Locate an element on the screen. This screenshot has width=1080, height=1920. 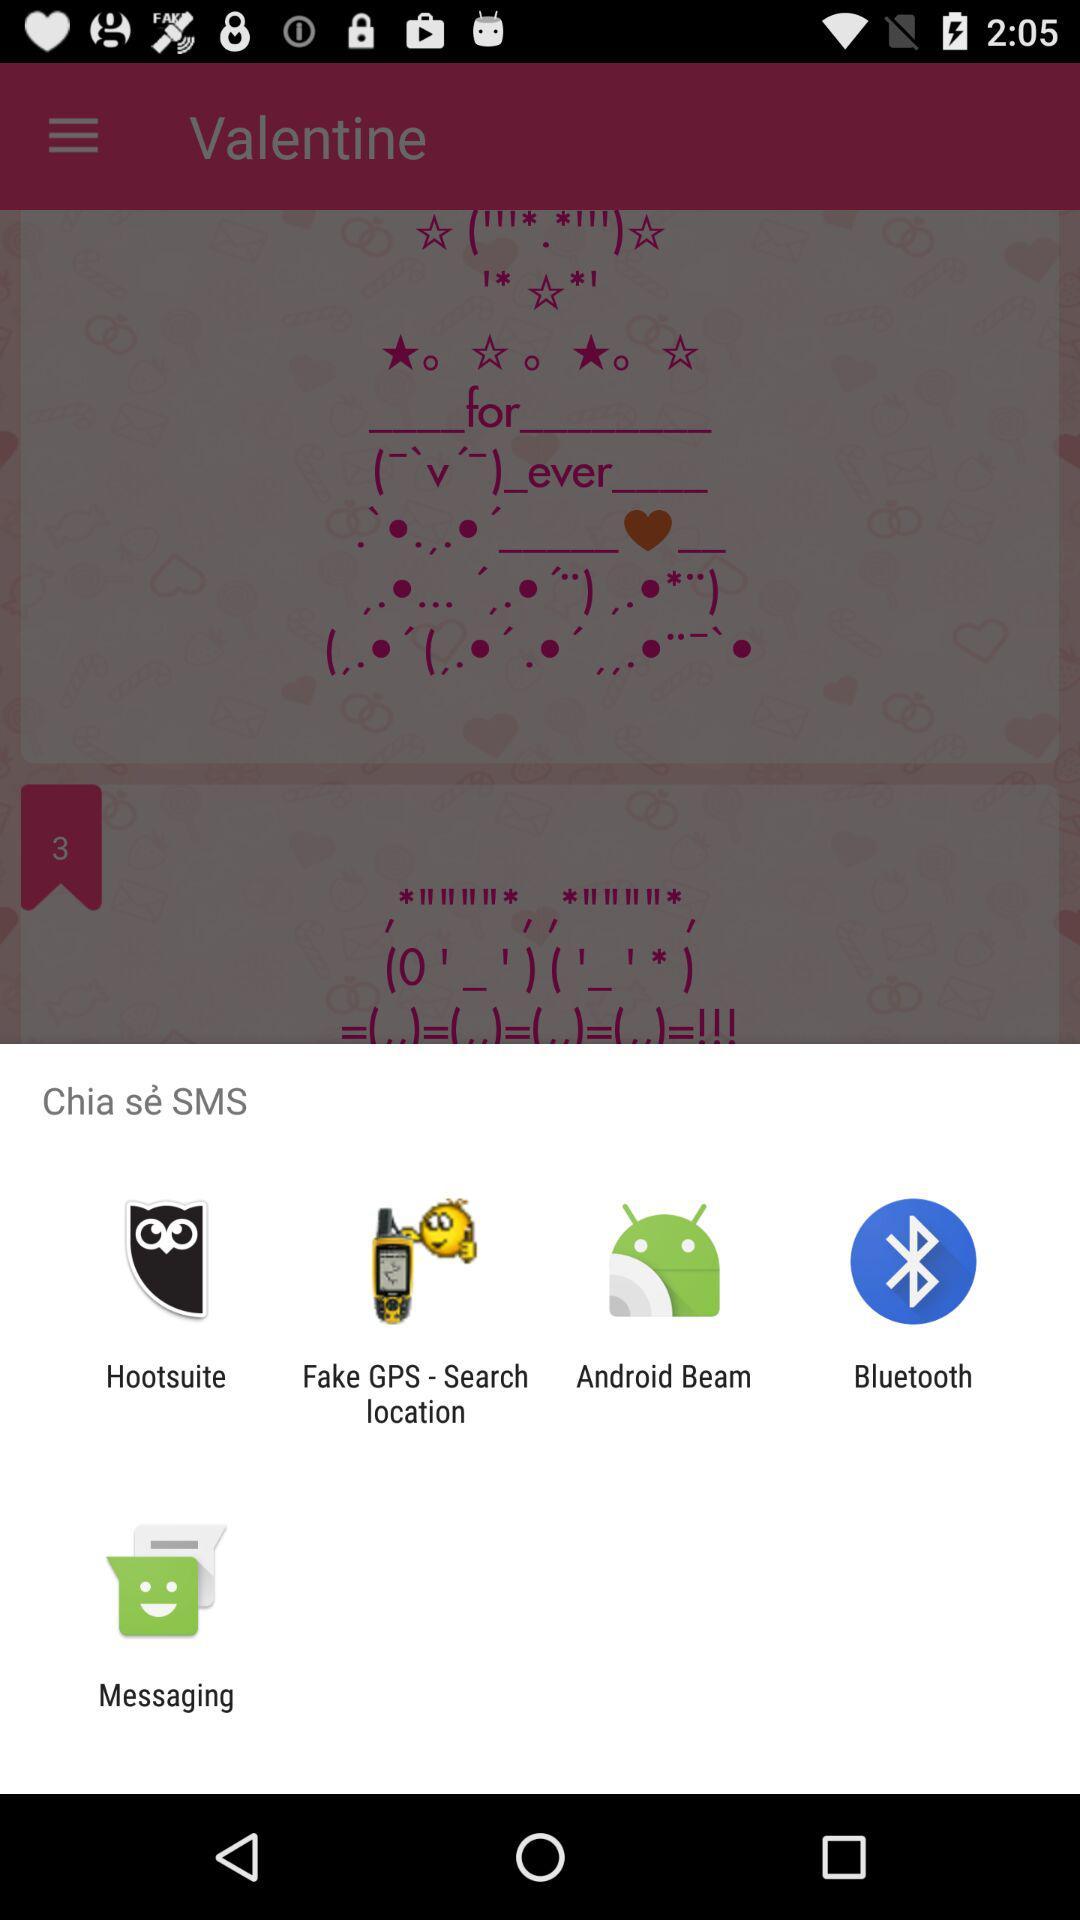
icon next to the bluetooth icon is located at coordinates (664, 1392).